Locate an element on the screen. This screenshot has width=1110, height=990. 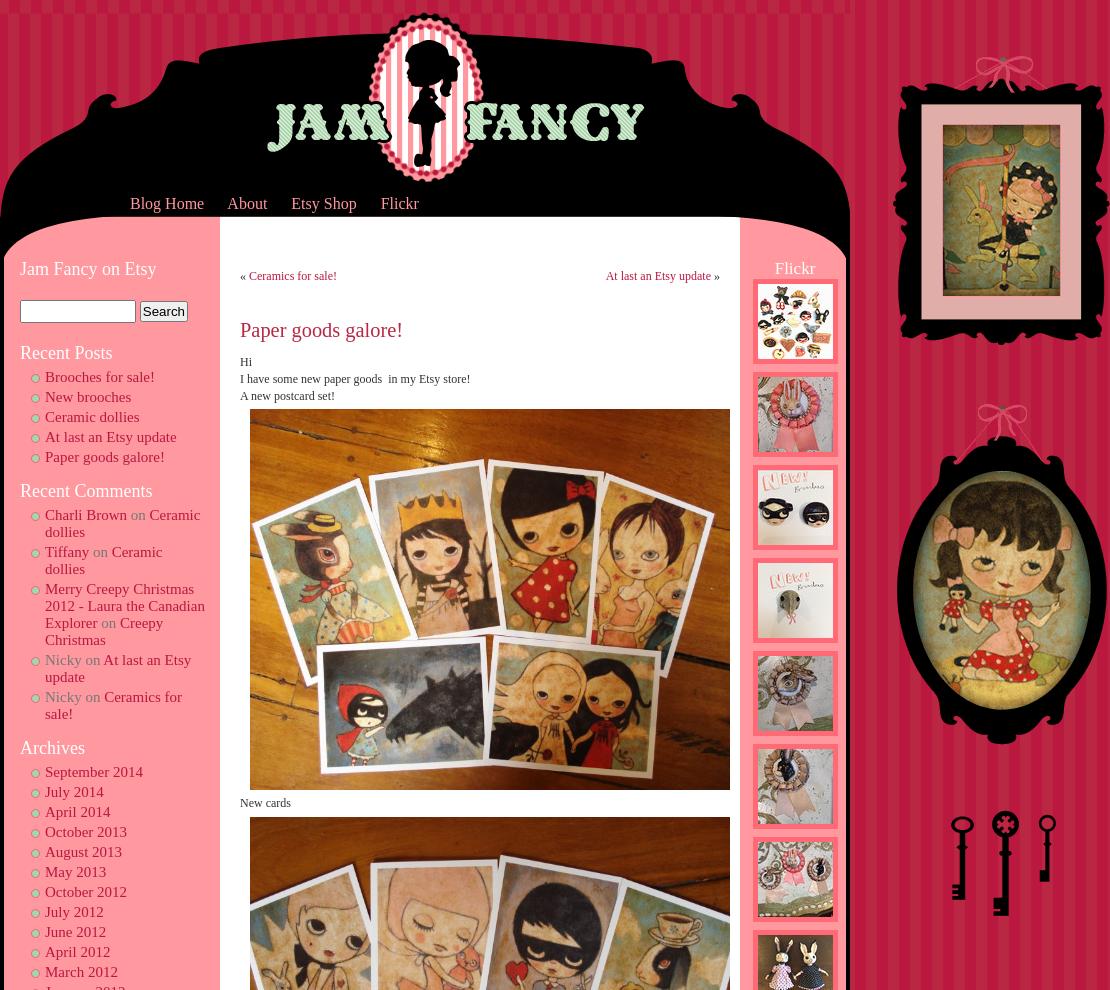
'About' is located at coordinates (246, 202).